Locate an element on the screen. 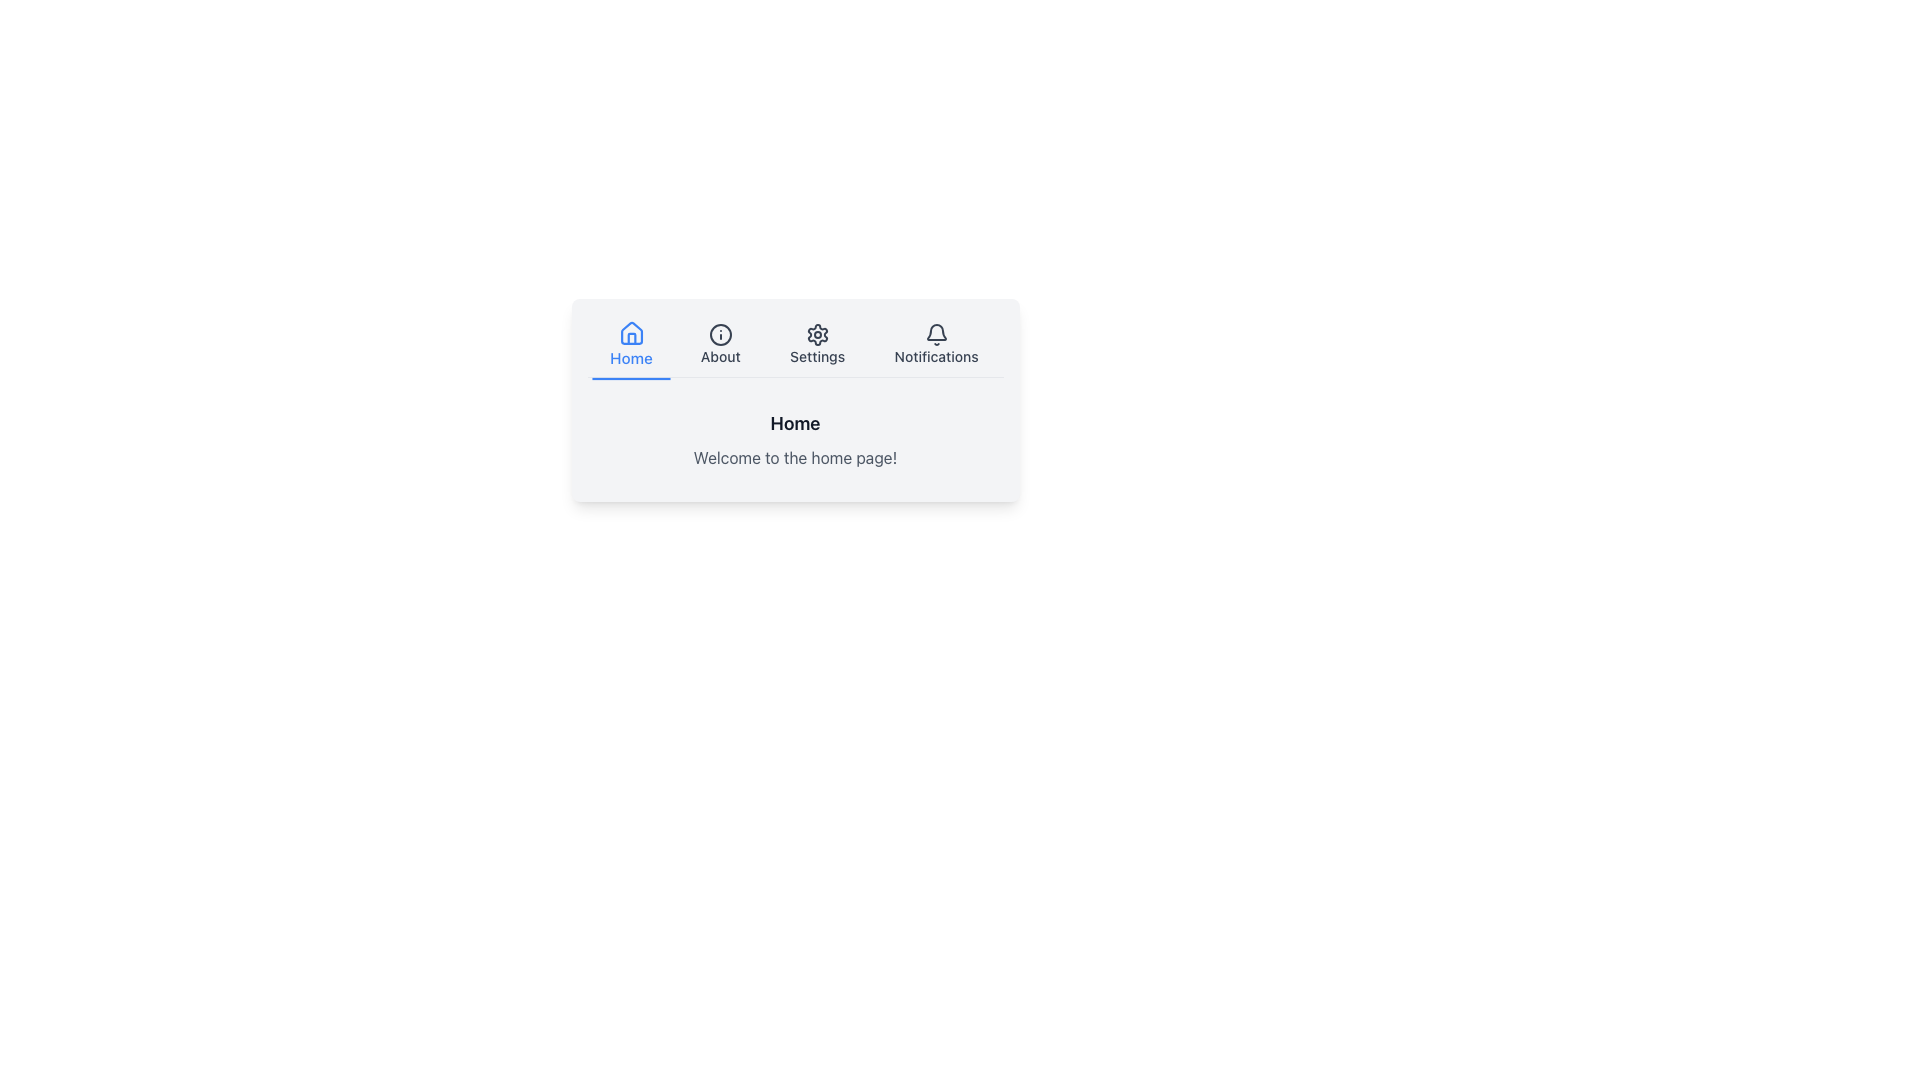  the 'Notifications' button in the navigation bar to trigger the visual style change is located at coordinates (935, 345).